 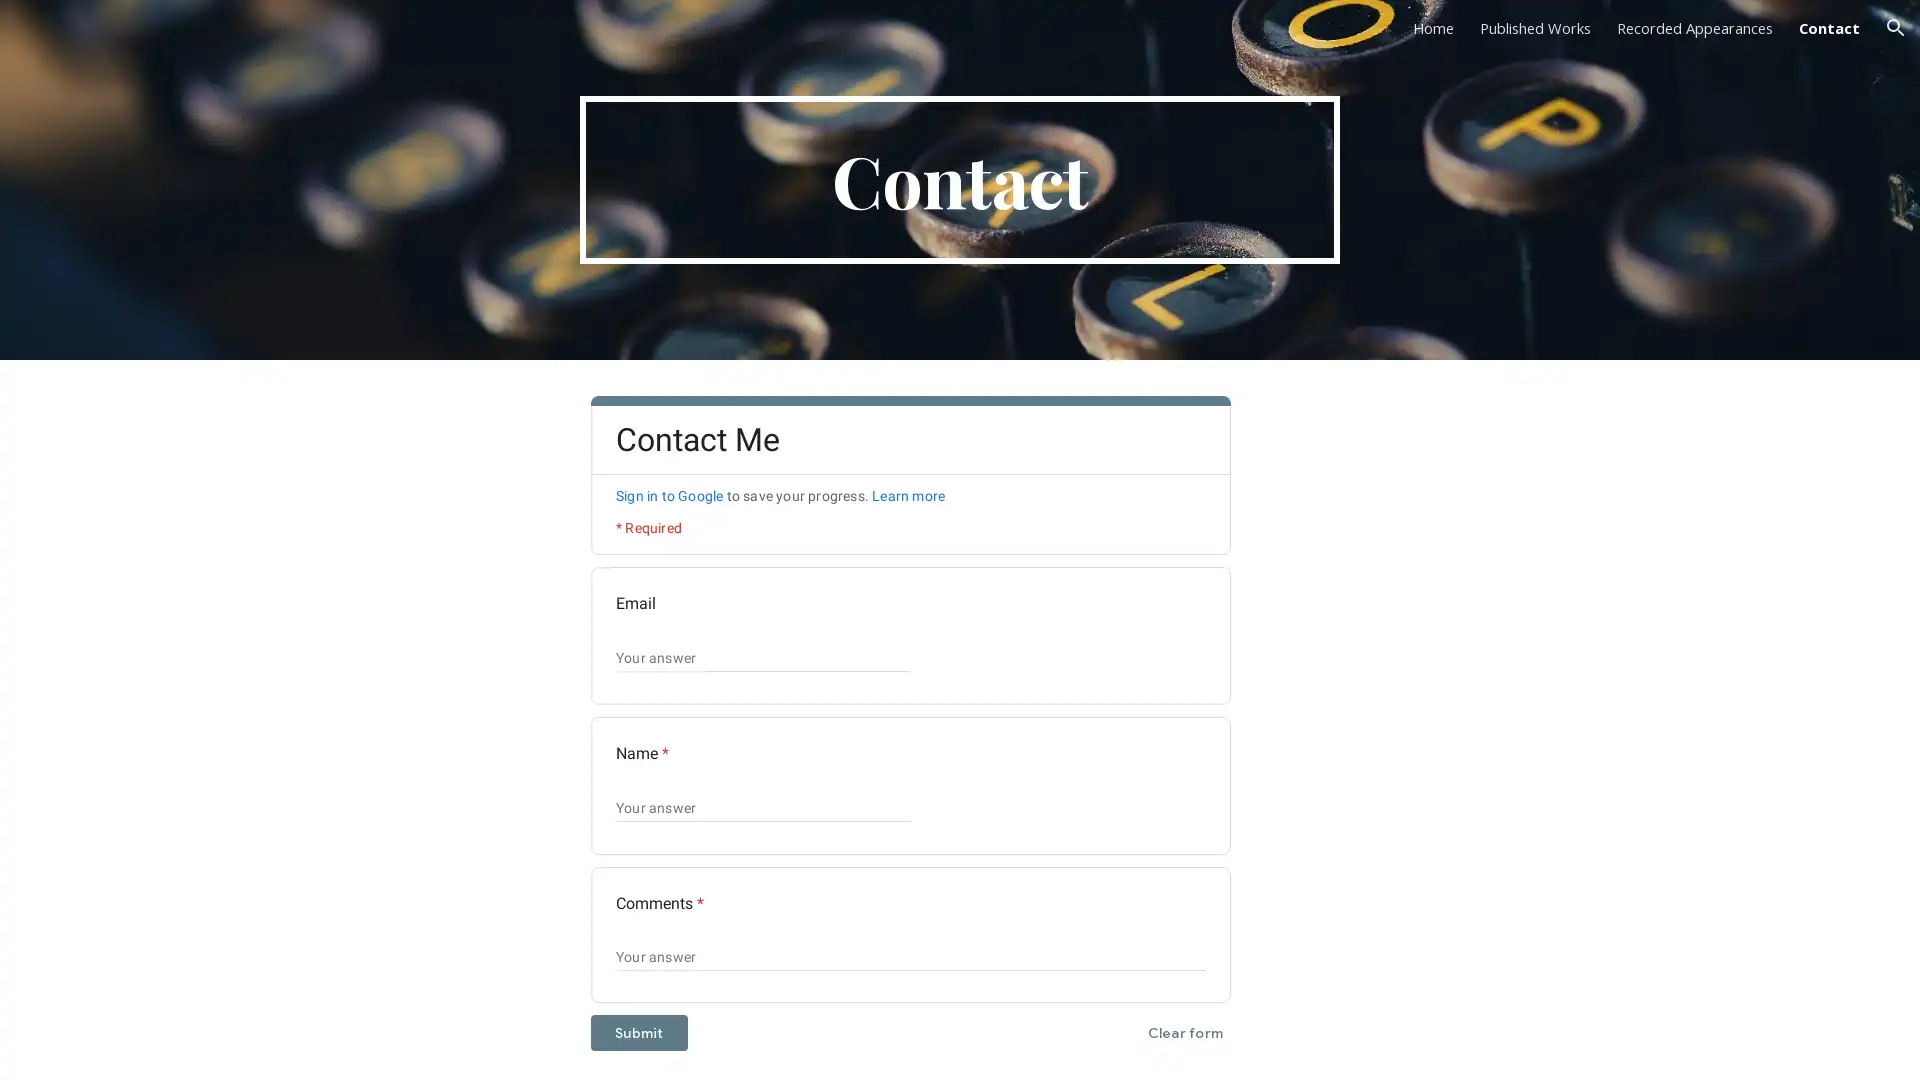 What do you see at coordinates (183, 1044) in the screenshot?
I see `Report abuse` at bounding box center [183, 1044].